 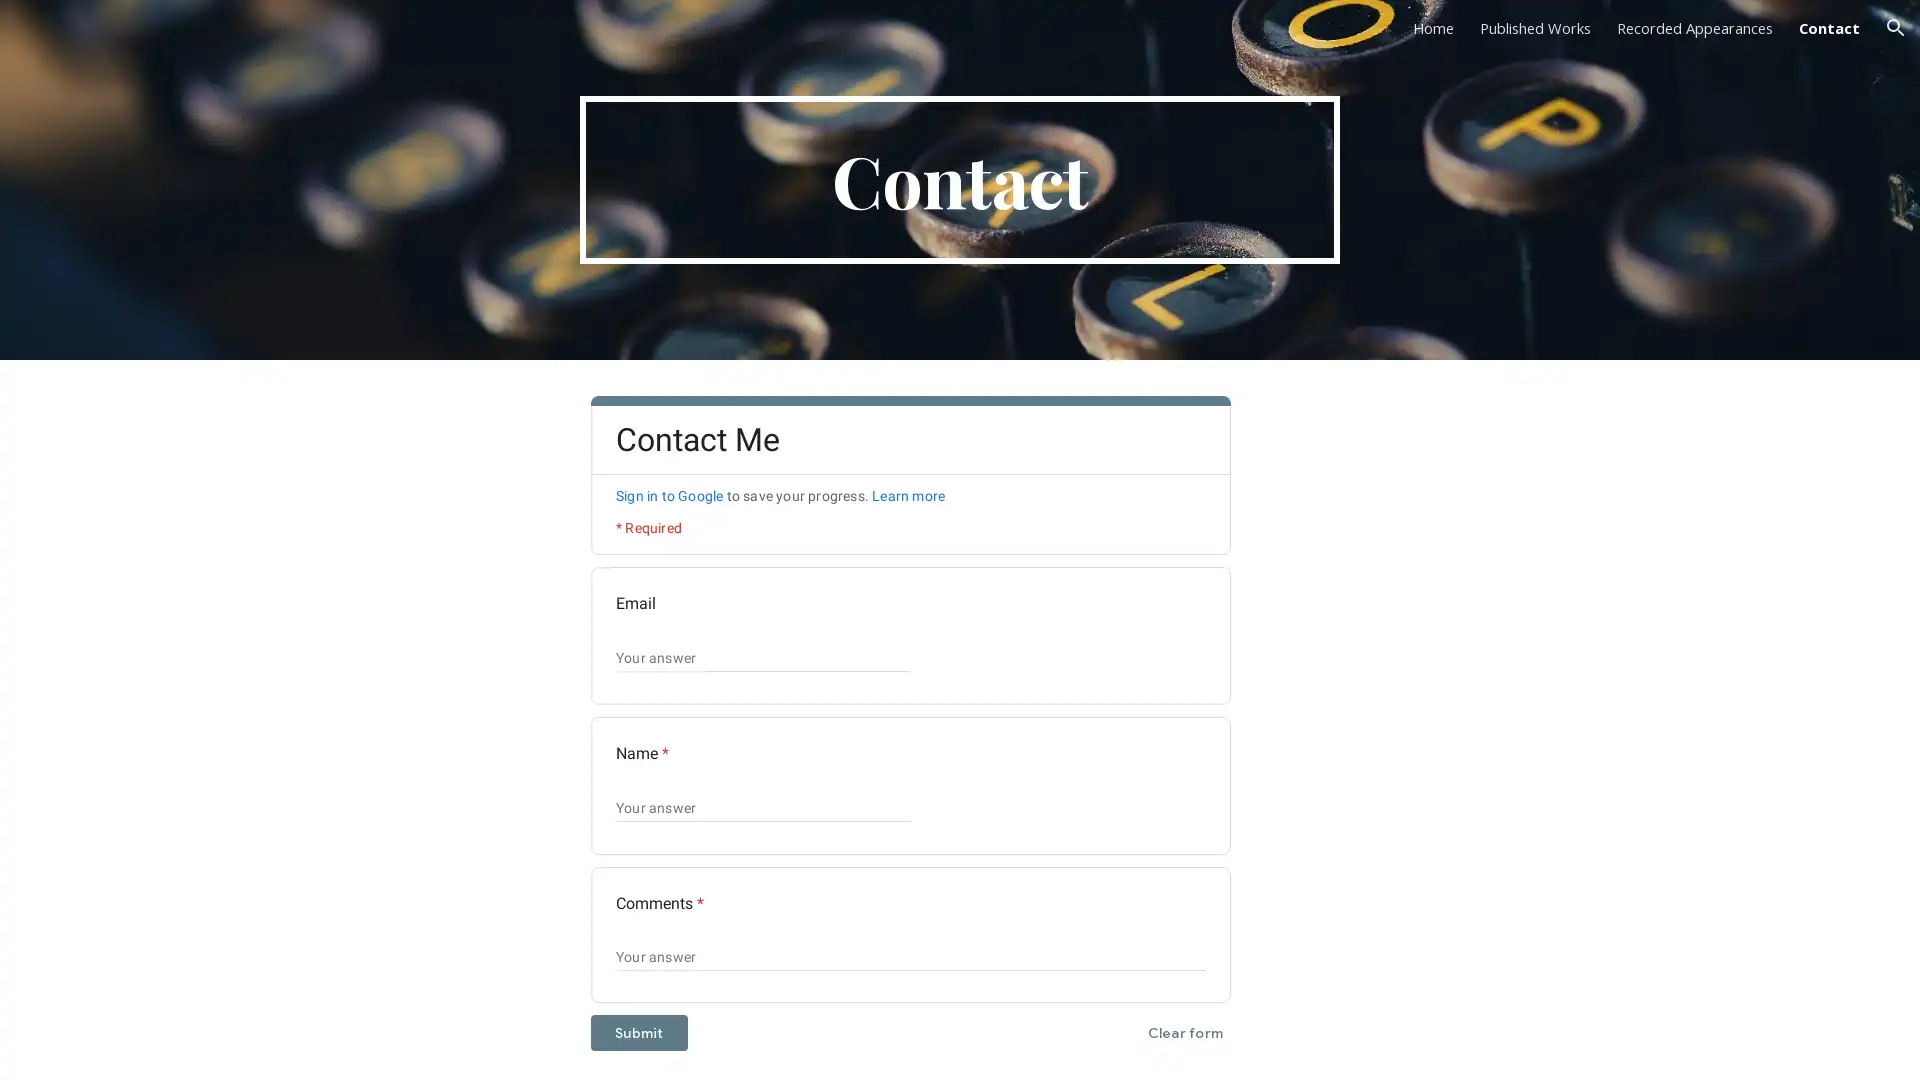 What do you see at coordinates (183, 1044) in the screenshot?
I see `Report abuse` at bounding box center [183, 1044].